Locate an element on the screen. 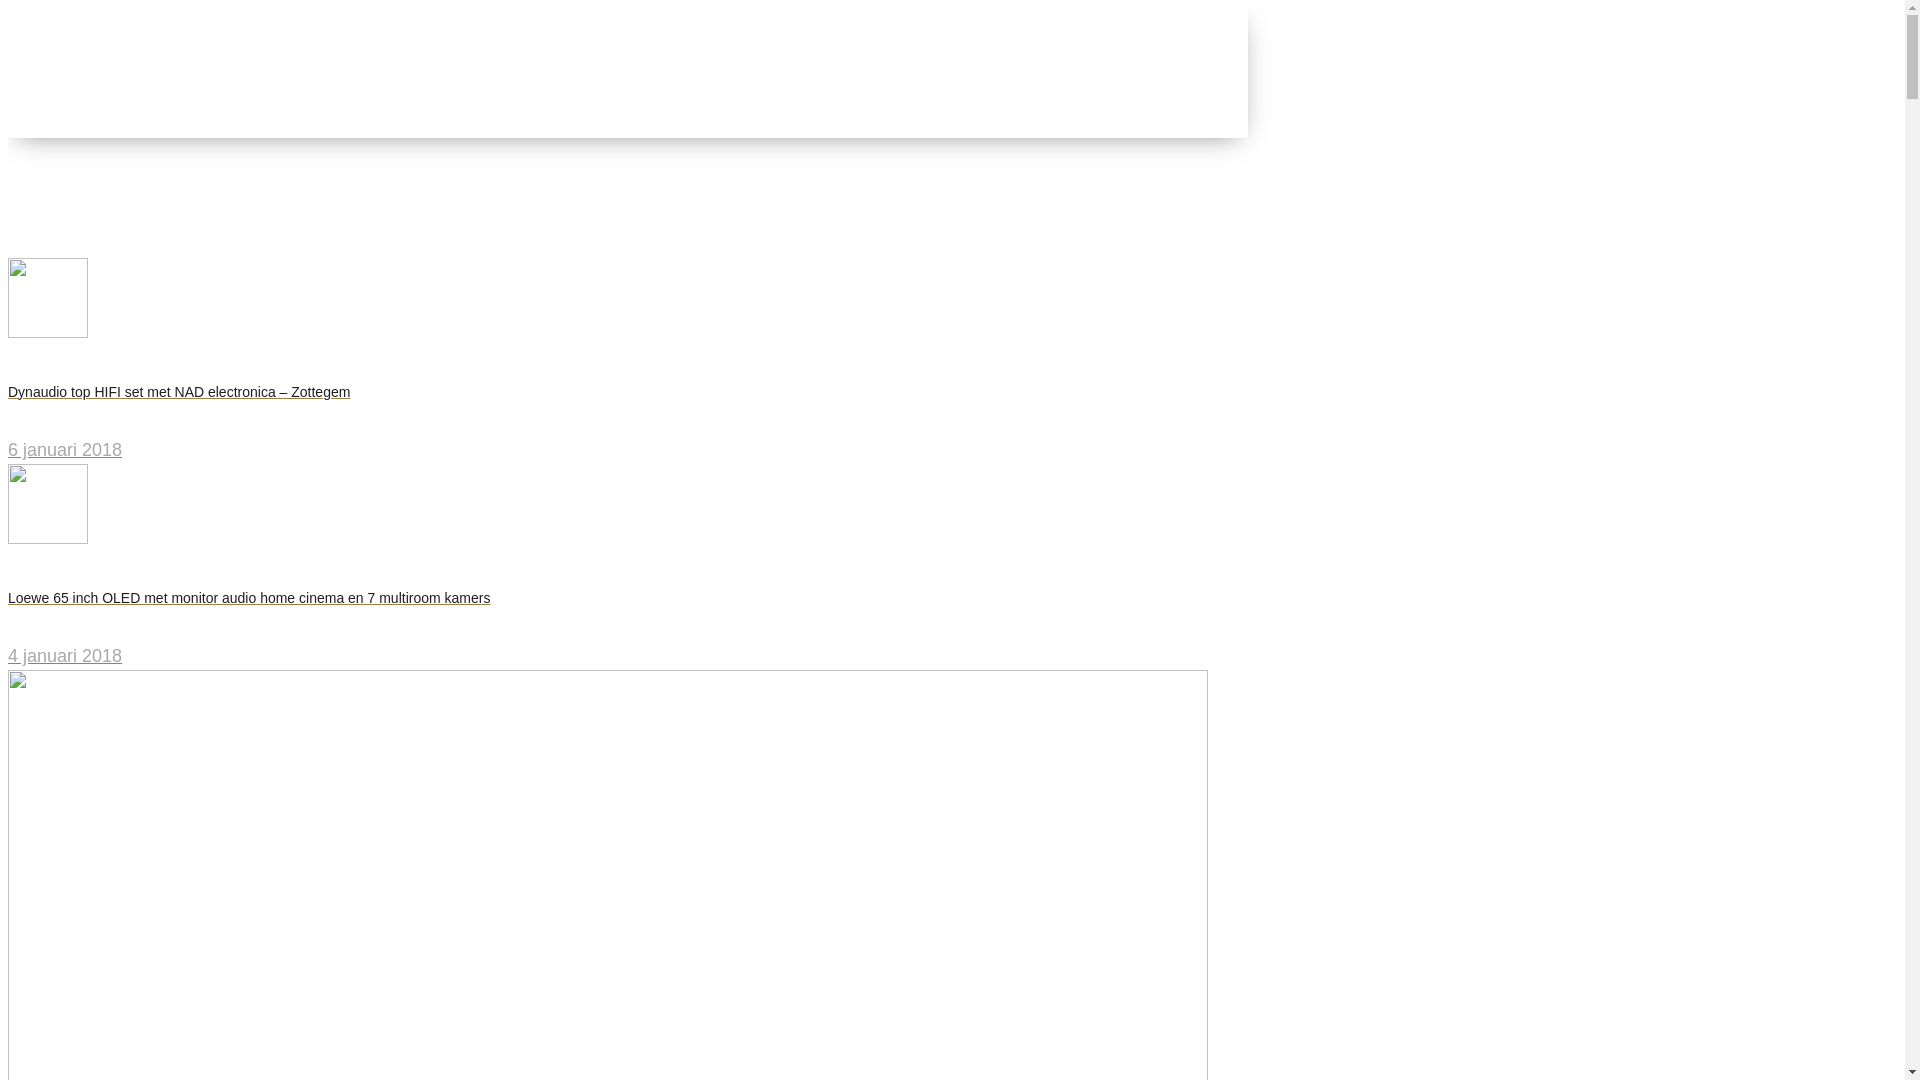 This screenshot has height=1080, width=1920. 'Maatmeubel met sonos playbar en Samsung Qled' is located at coordinates (48, 225).